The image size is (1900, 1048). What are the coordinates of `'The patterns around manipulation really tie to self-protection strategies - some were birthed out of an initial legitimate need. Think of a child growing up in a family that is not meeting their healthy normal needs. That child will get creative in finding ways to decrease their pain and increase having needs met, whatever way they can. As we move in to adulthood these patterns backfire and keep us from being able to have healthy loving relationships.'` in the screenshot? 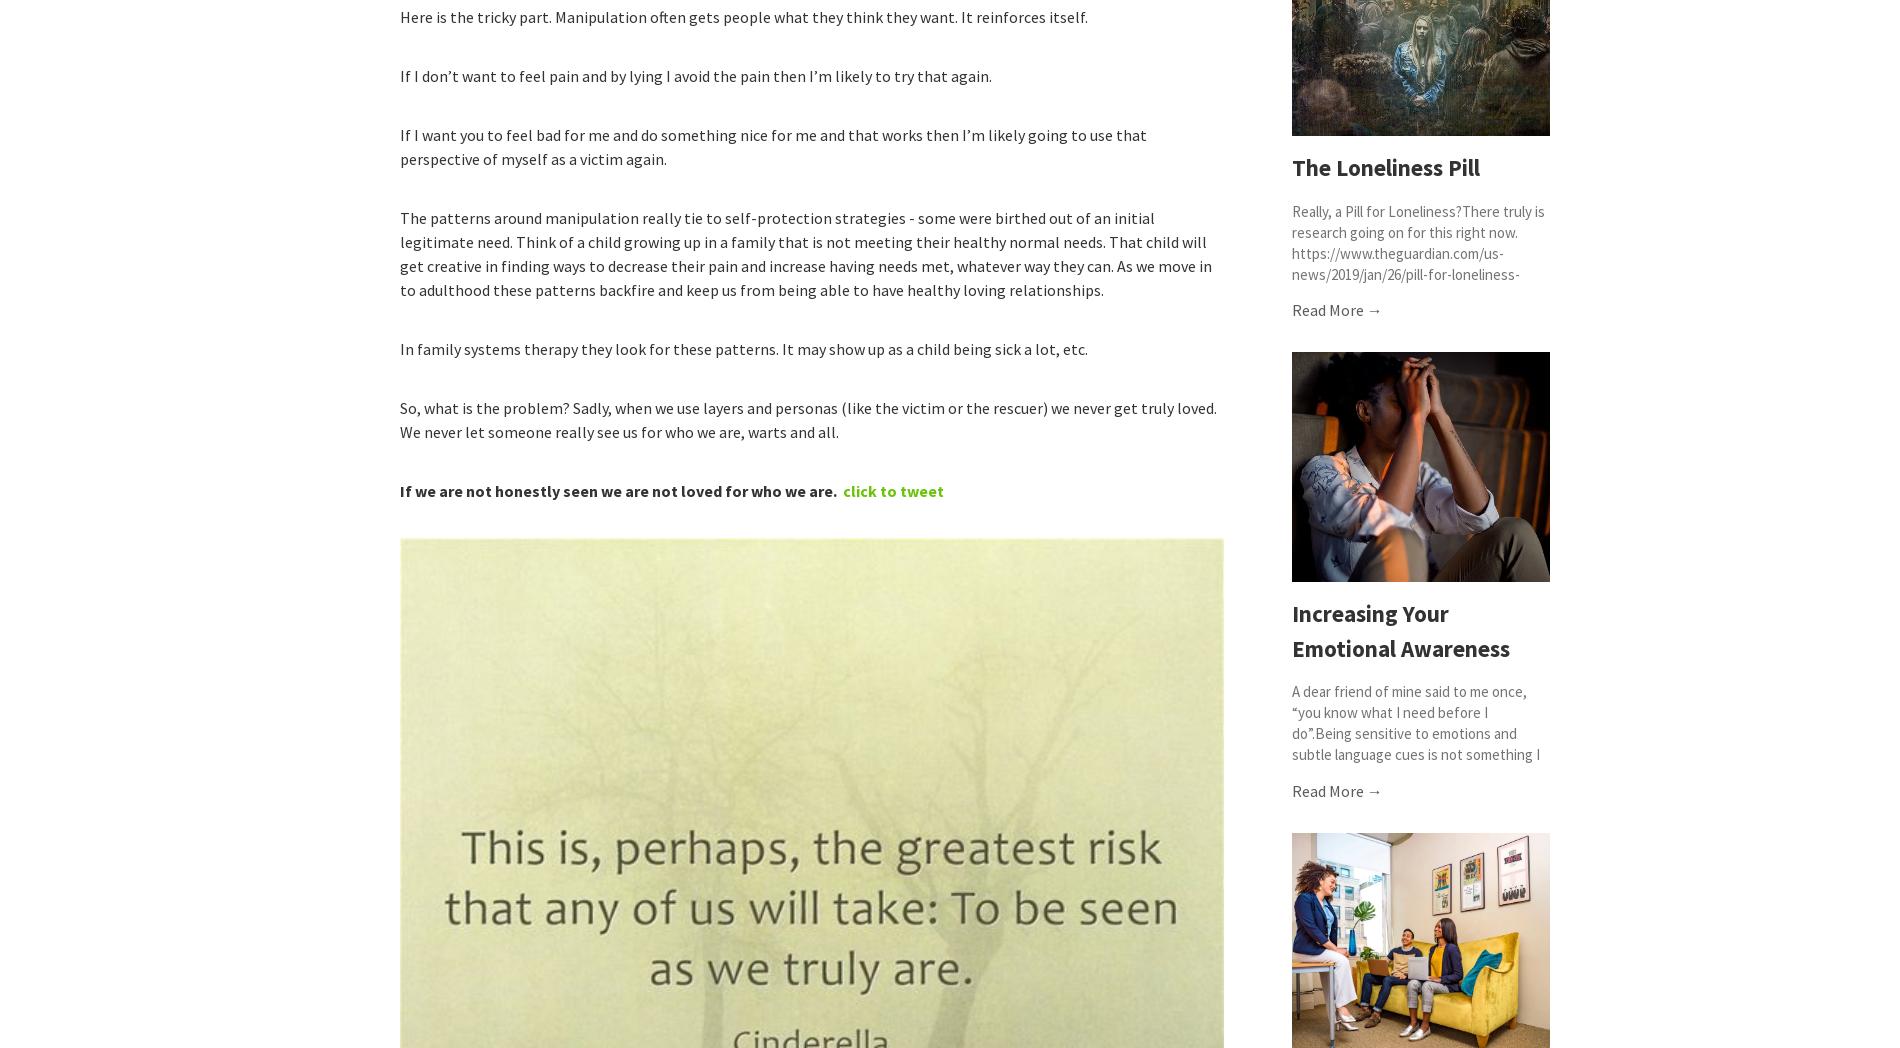 It's located at (804, 254).